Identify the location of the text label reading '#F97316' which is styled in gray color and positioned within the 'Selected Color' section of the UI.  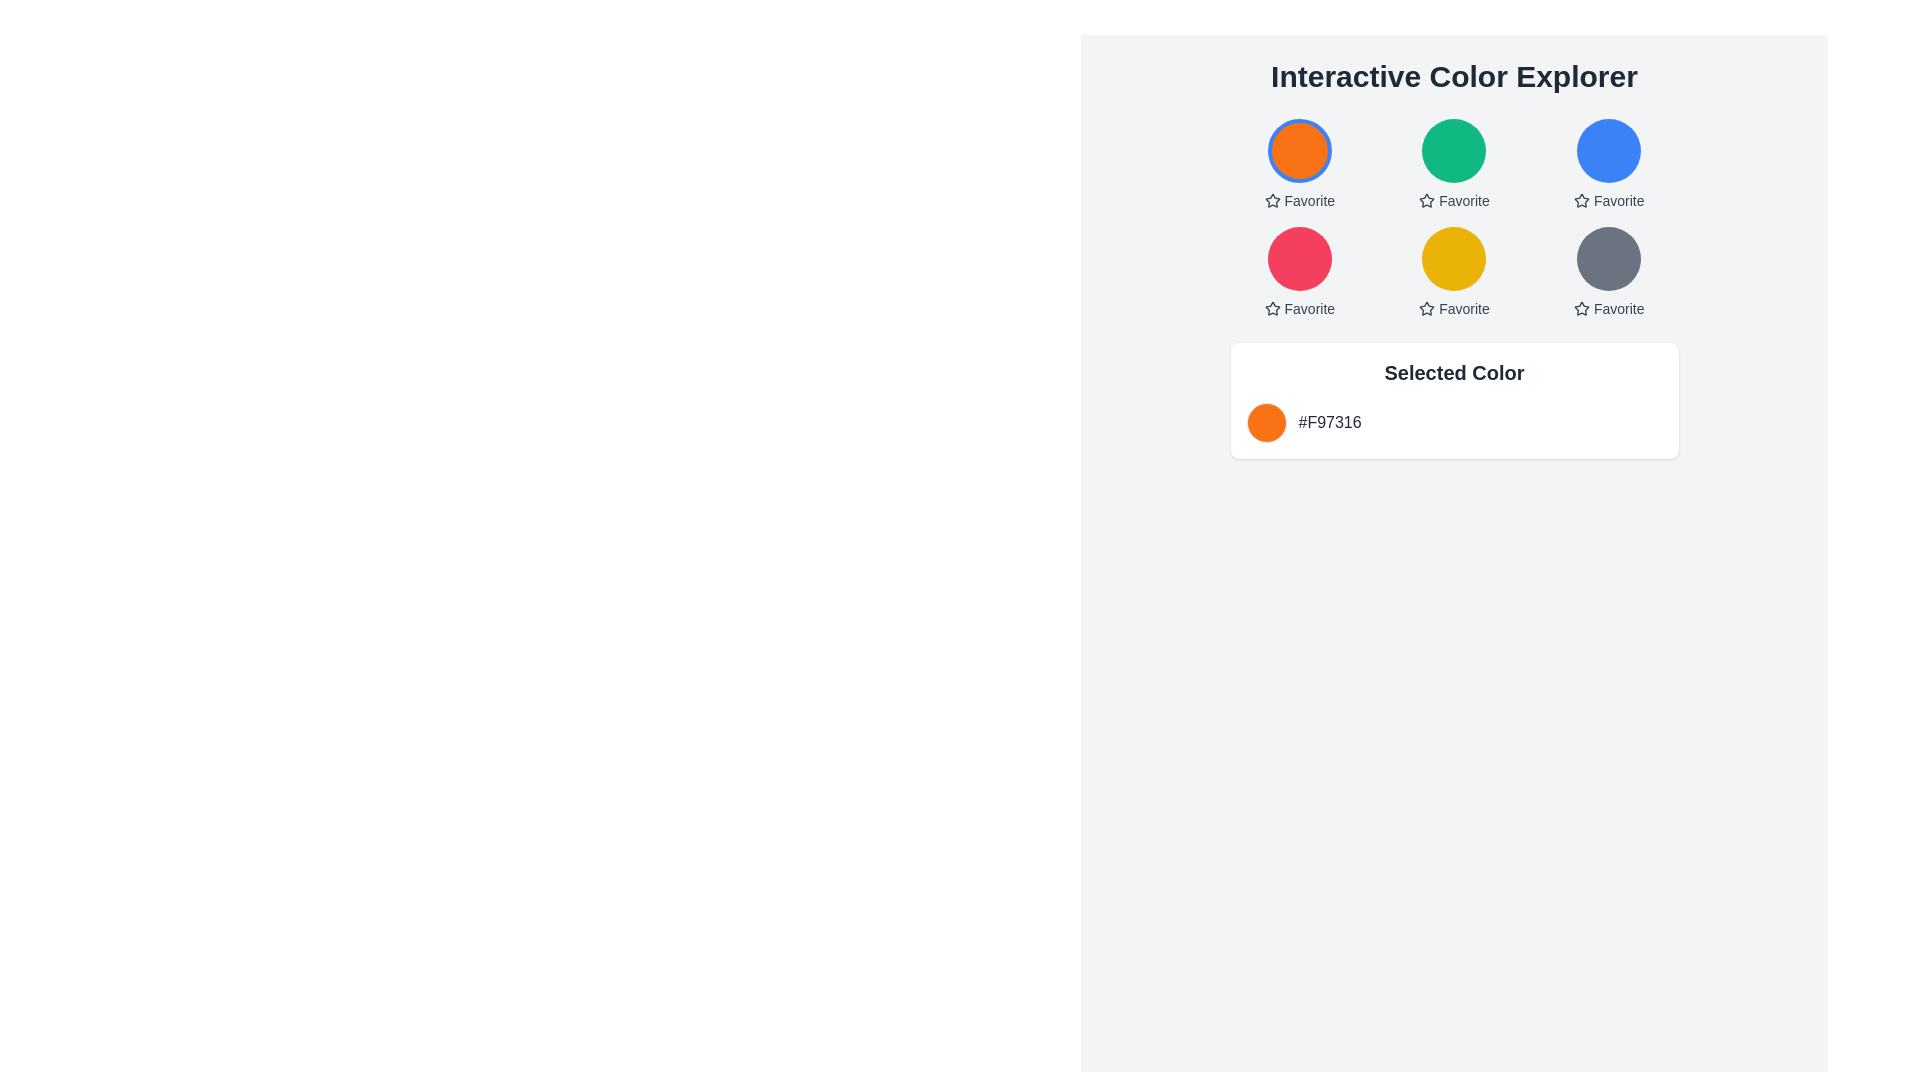
(1330, 422).